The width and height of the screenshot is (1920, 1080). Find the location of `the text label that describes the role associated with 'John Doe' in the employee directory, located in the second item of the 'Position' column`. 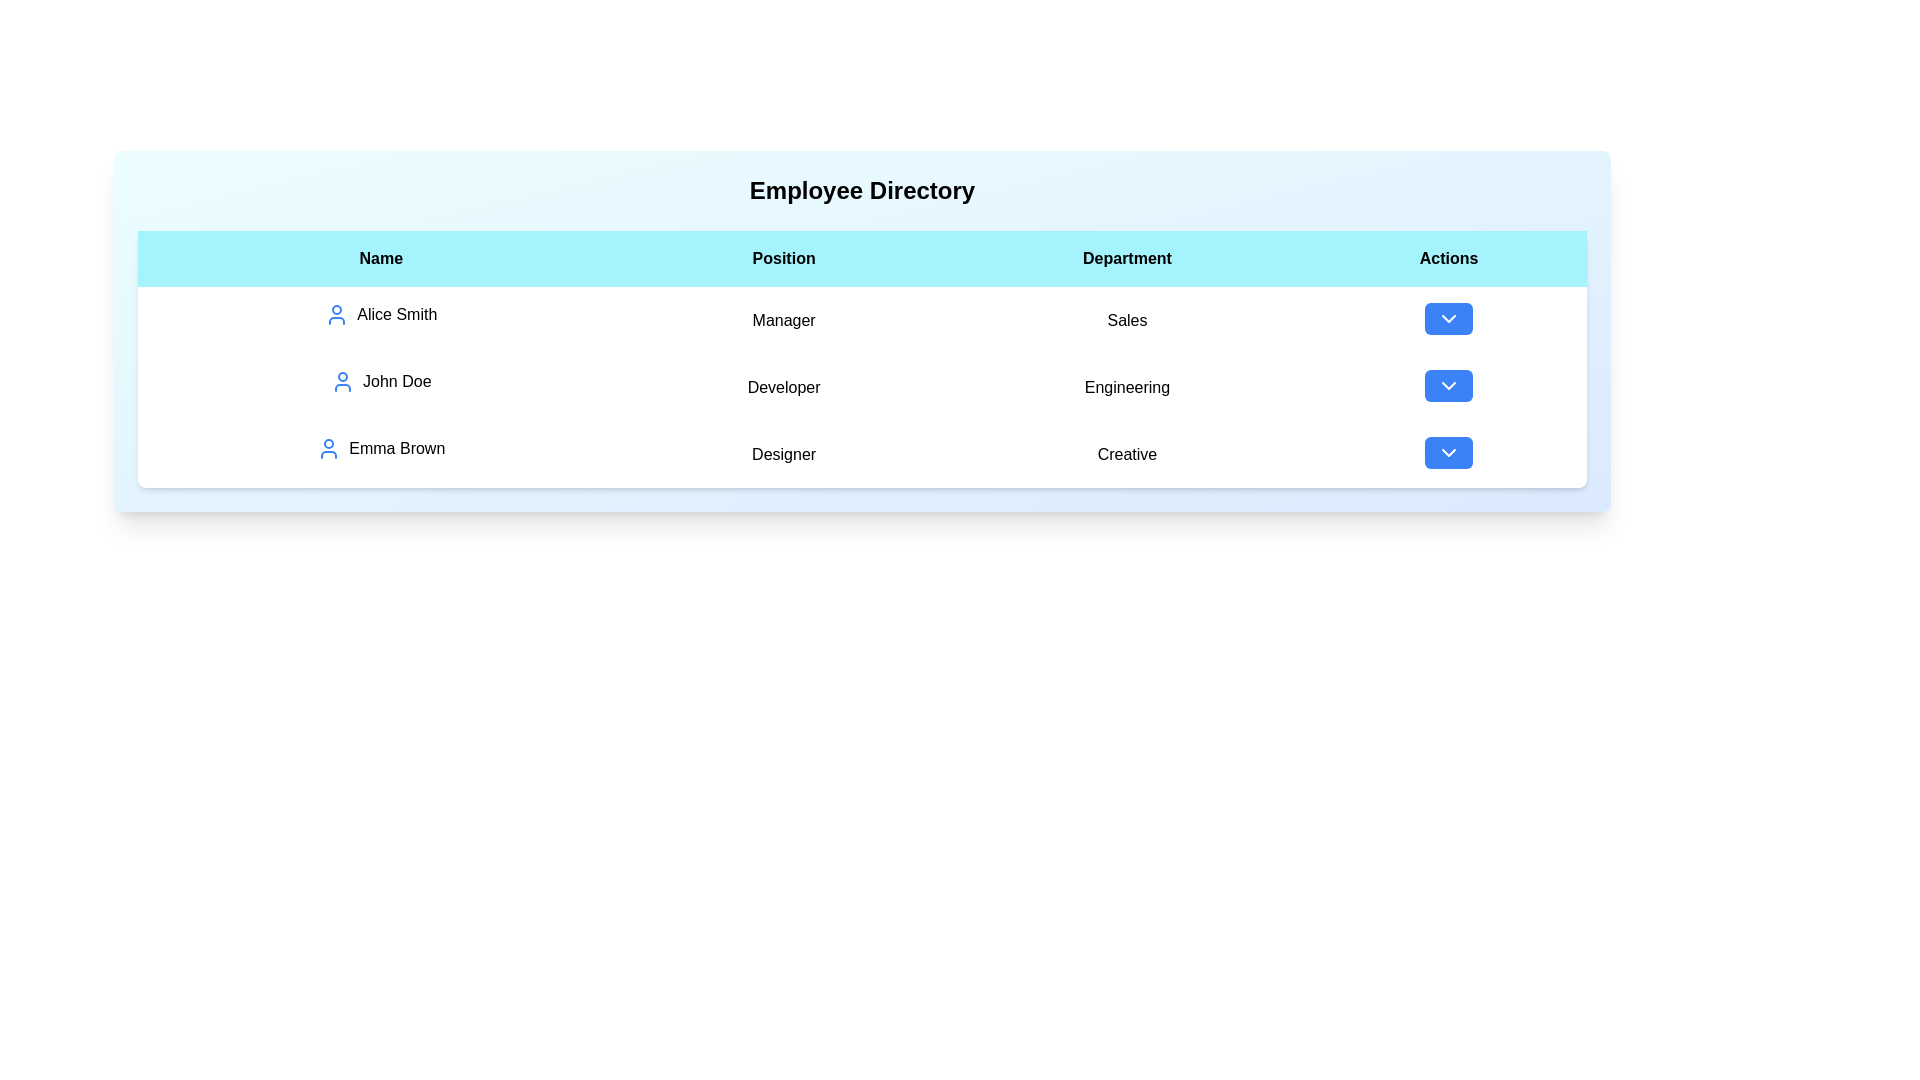

the text label that describes the role associated with 'John Doe' in the employee directory, located in the second item of the 'Position' column is located at coordinates (783, 387).